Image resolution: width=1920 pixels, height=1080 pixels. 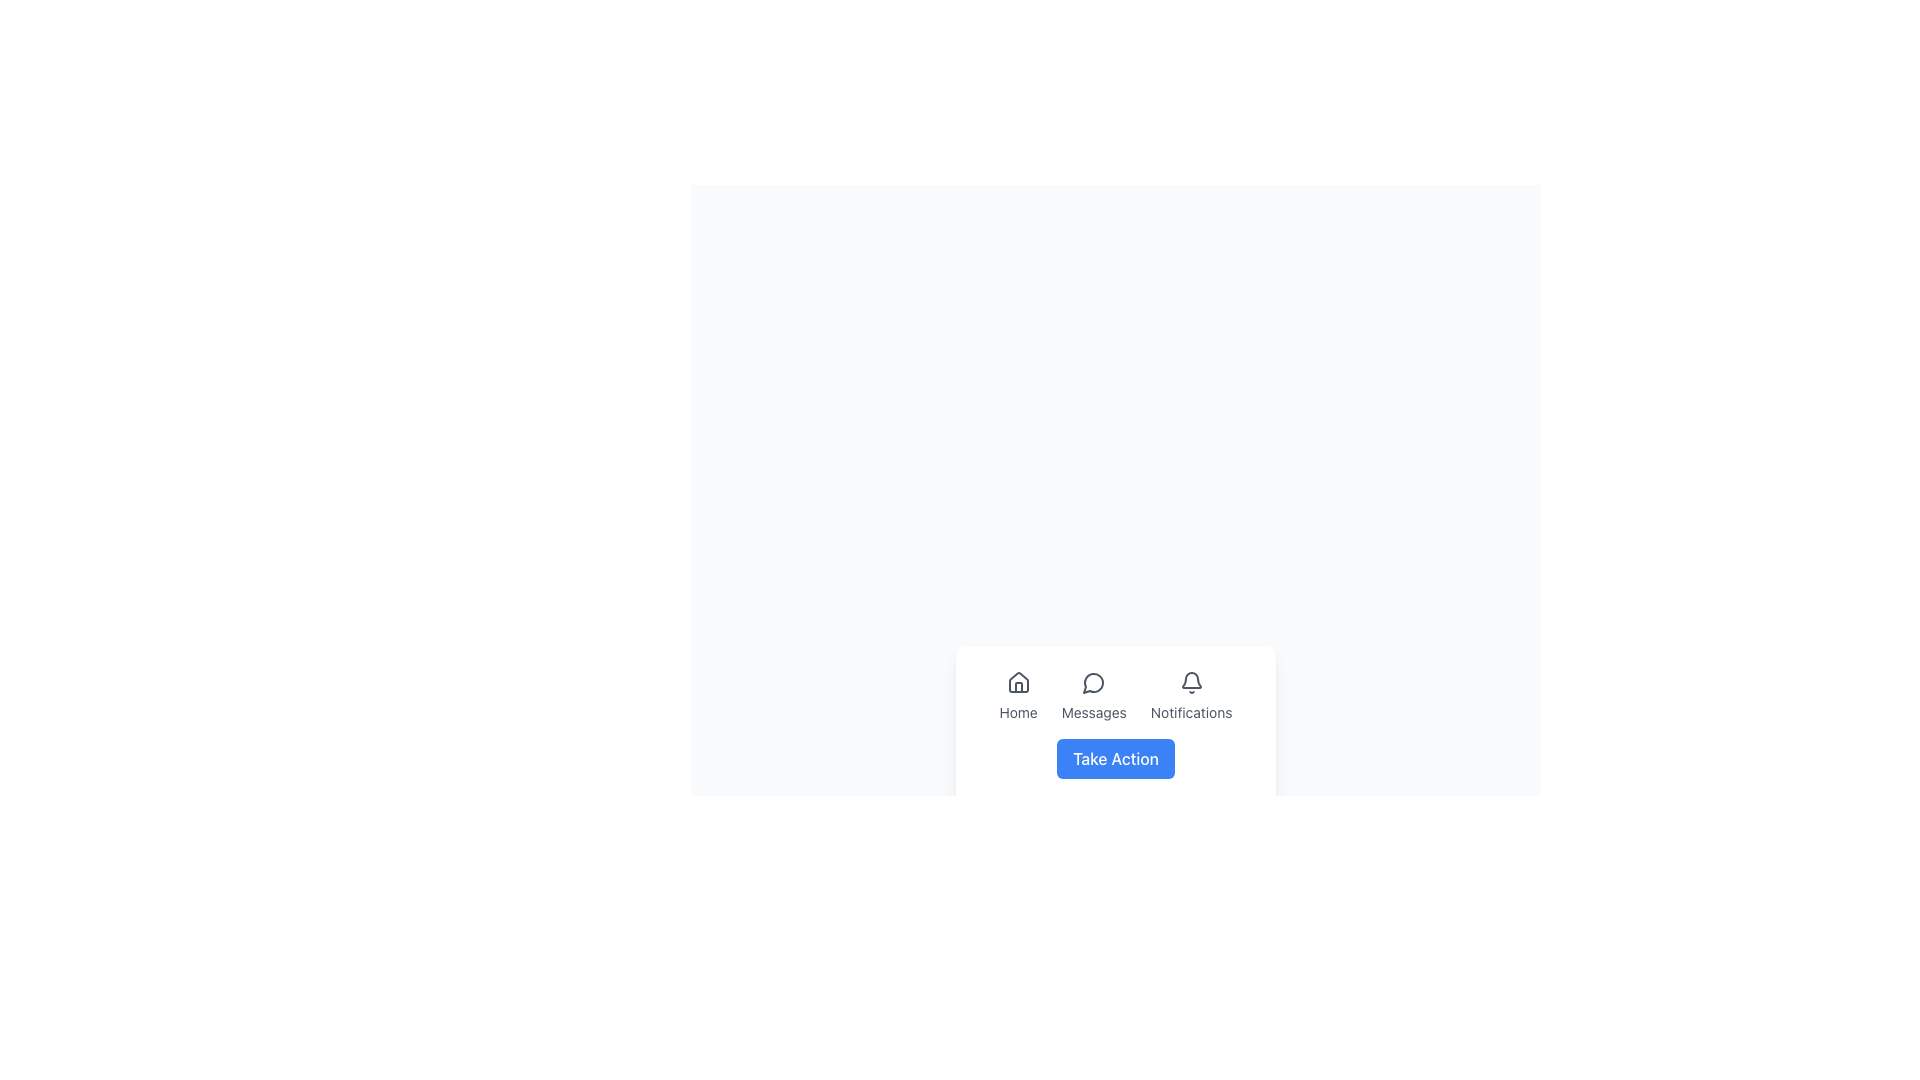 What do you see at coordinates (1115, 759) in the screenshot?
I see `the 'Take Action' button` at bounding box center [1115, 759].